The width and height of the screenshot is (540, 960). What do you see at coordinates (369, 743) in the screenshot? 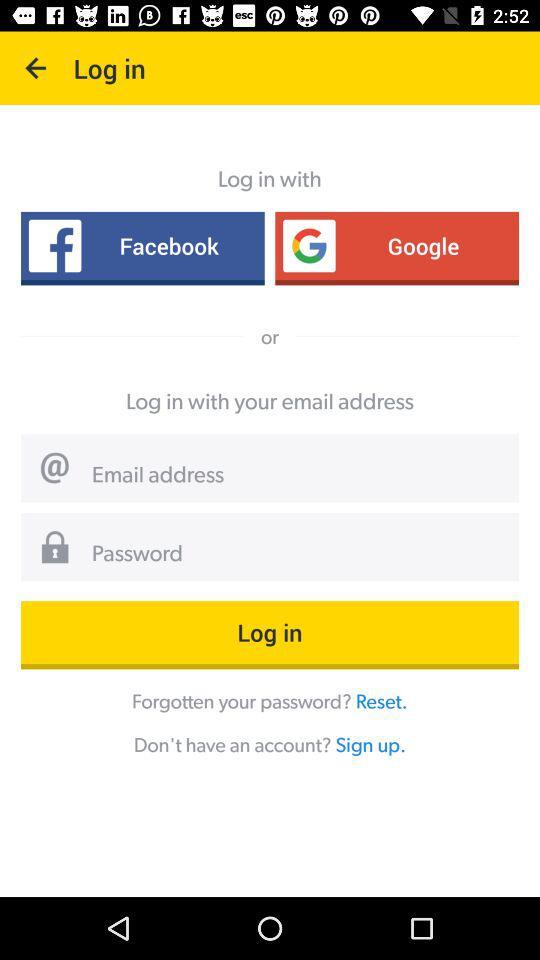
I see `icon below forgotten your password?  item` at bounding box center [369, 743].